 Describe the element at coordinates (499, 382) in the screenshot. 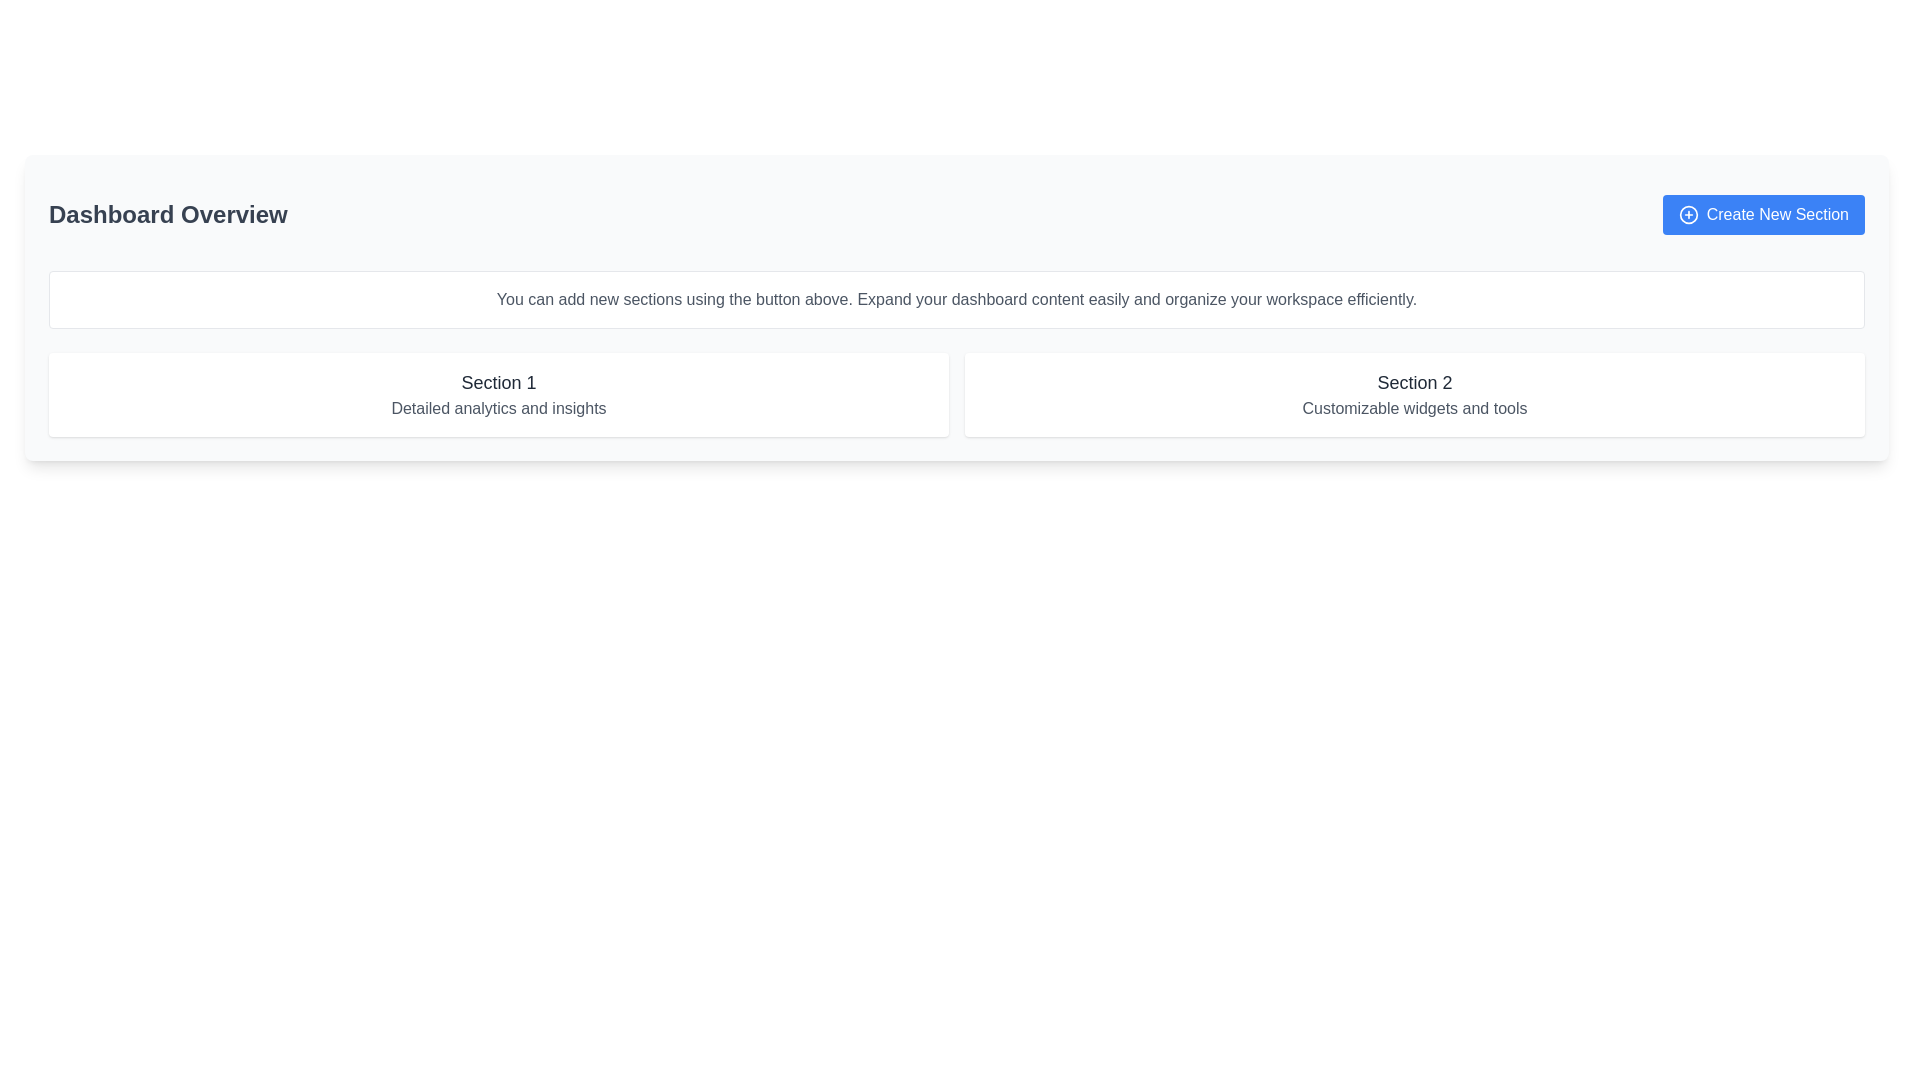

I see `the text of the heading labeled 'Section 1', which is styled in bold and larger font in dark gray, located in the leftmost section of a horizontally-aligned layout` at that location.